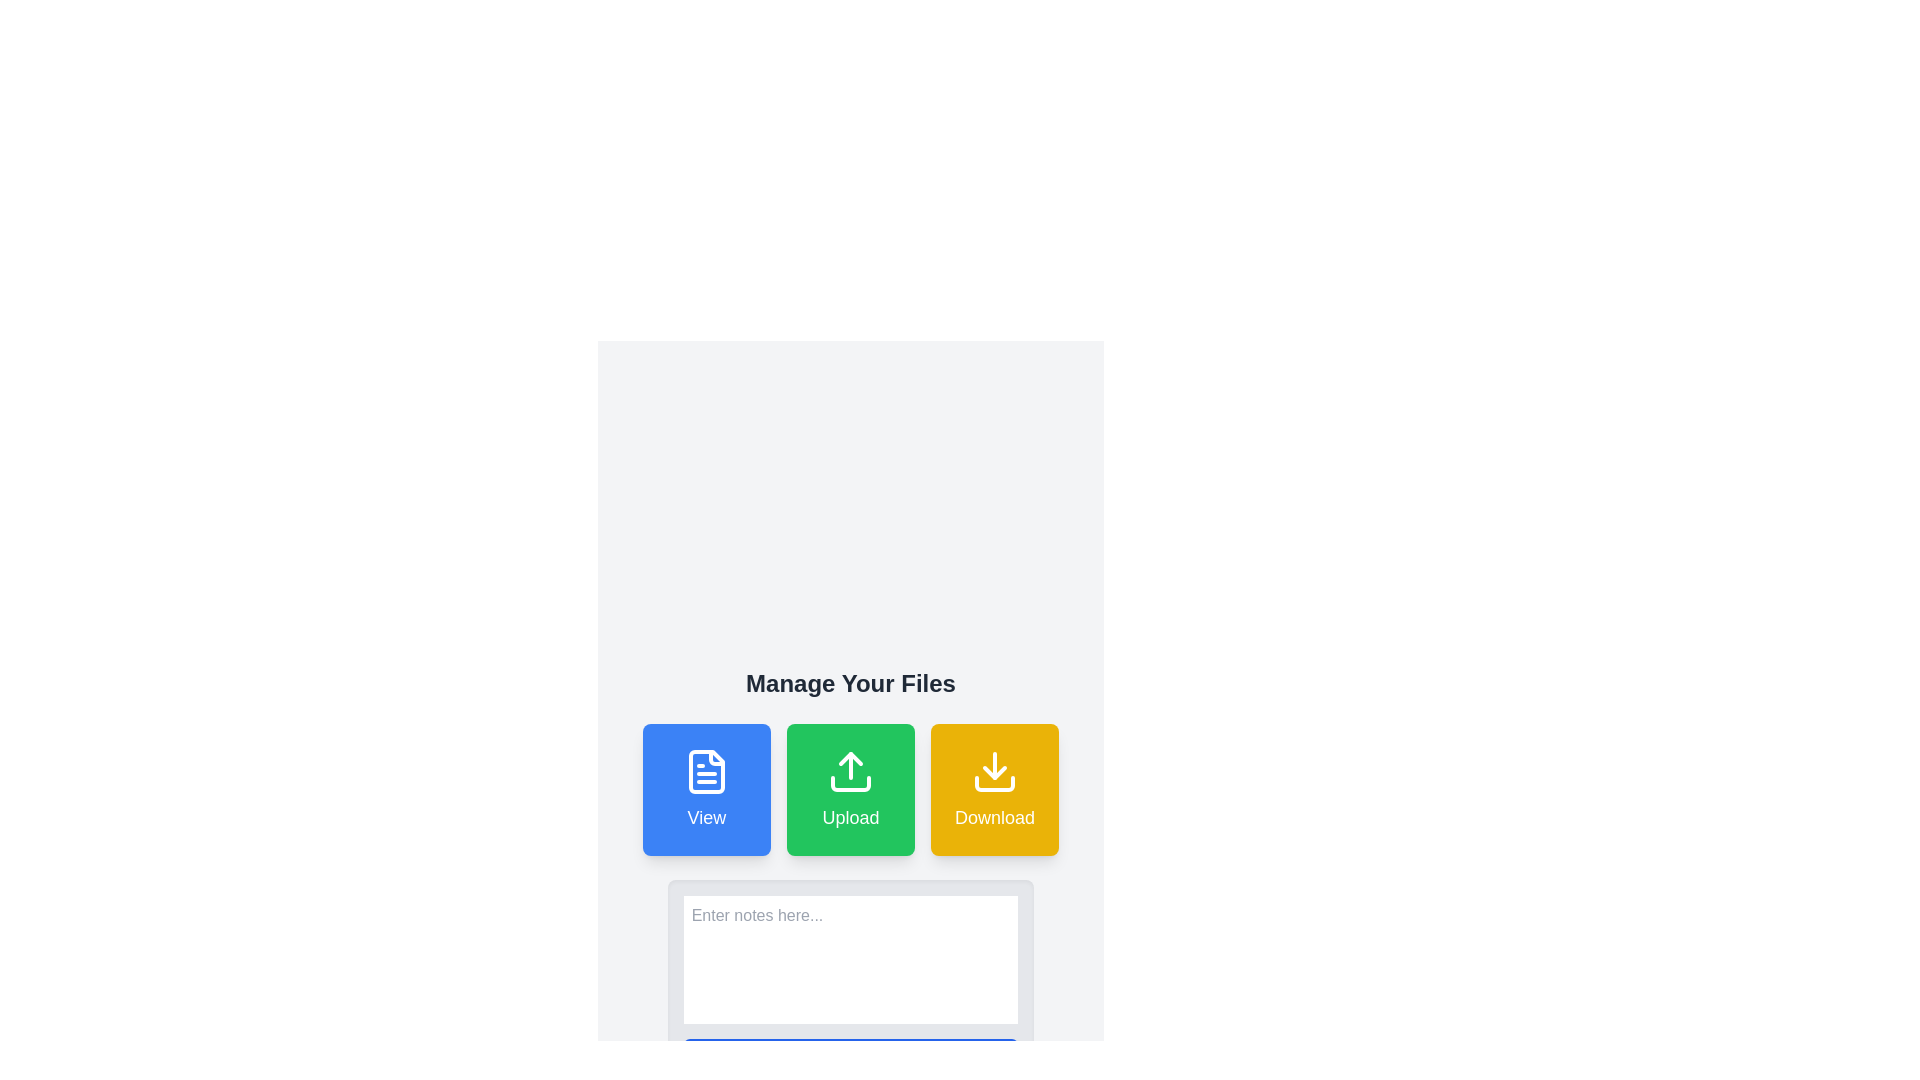 This screenshot has width=1920, height=1080. What do you see at coordinates (995, 817) in the screenshot?
I see `the text label within the yellow 'Download' button, which indicates the functionality of the button for downloading files` at bounding box center [995, 817].